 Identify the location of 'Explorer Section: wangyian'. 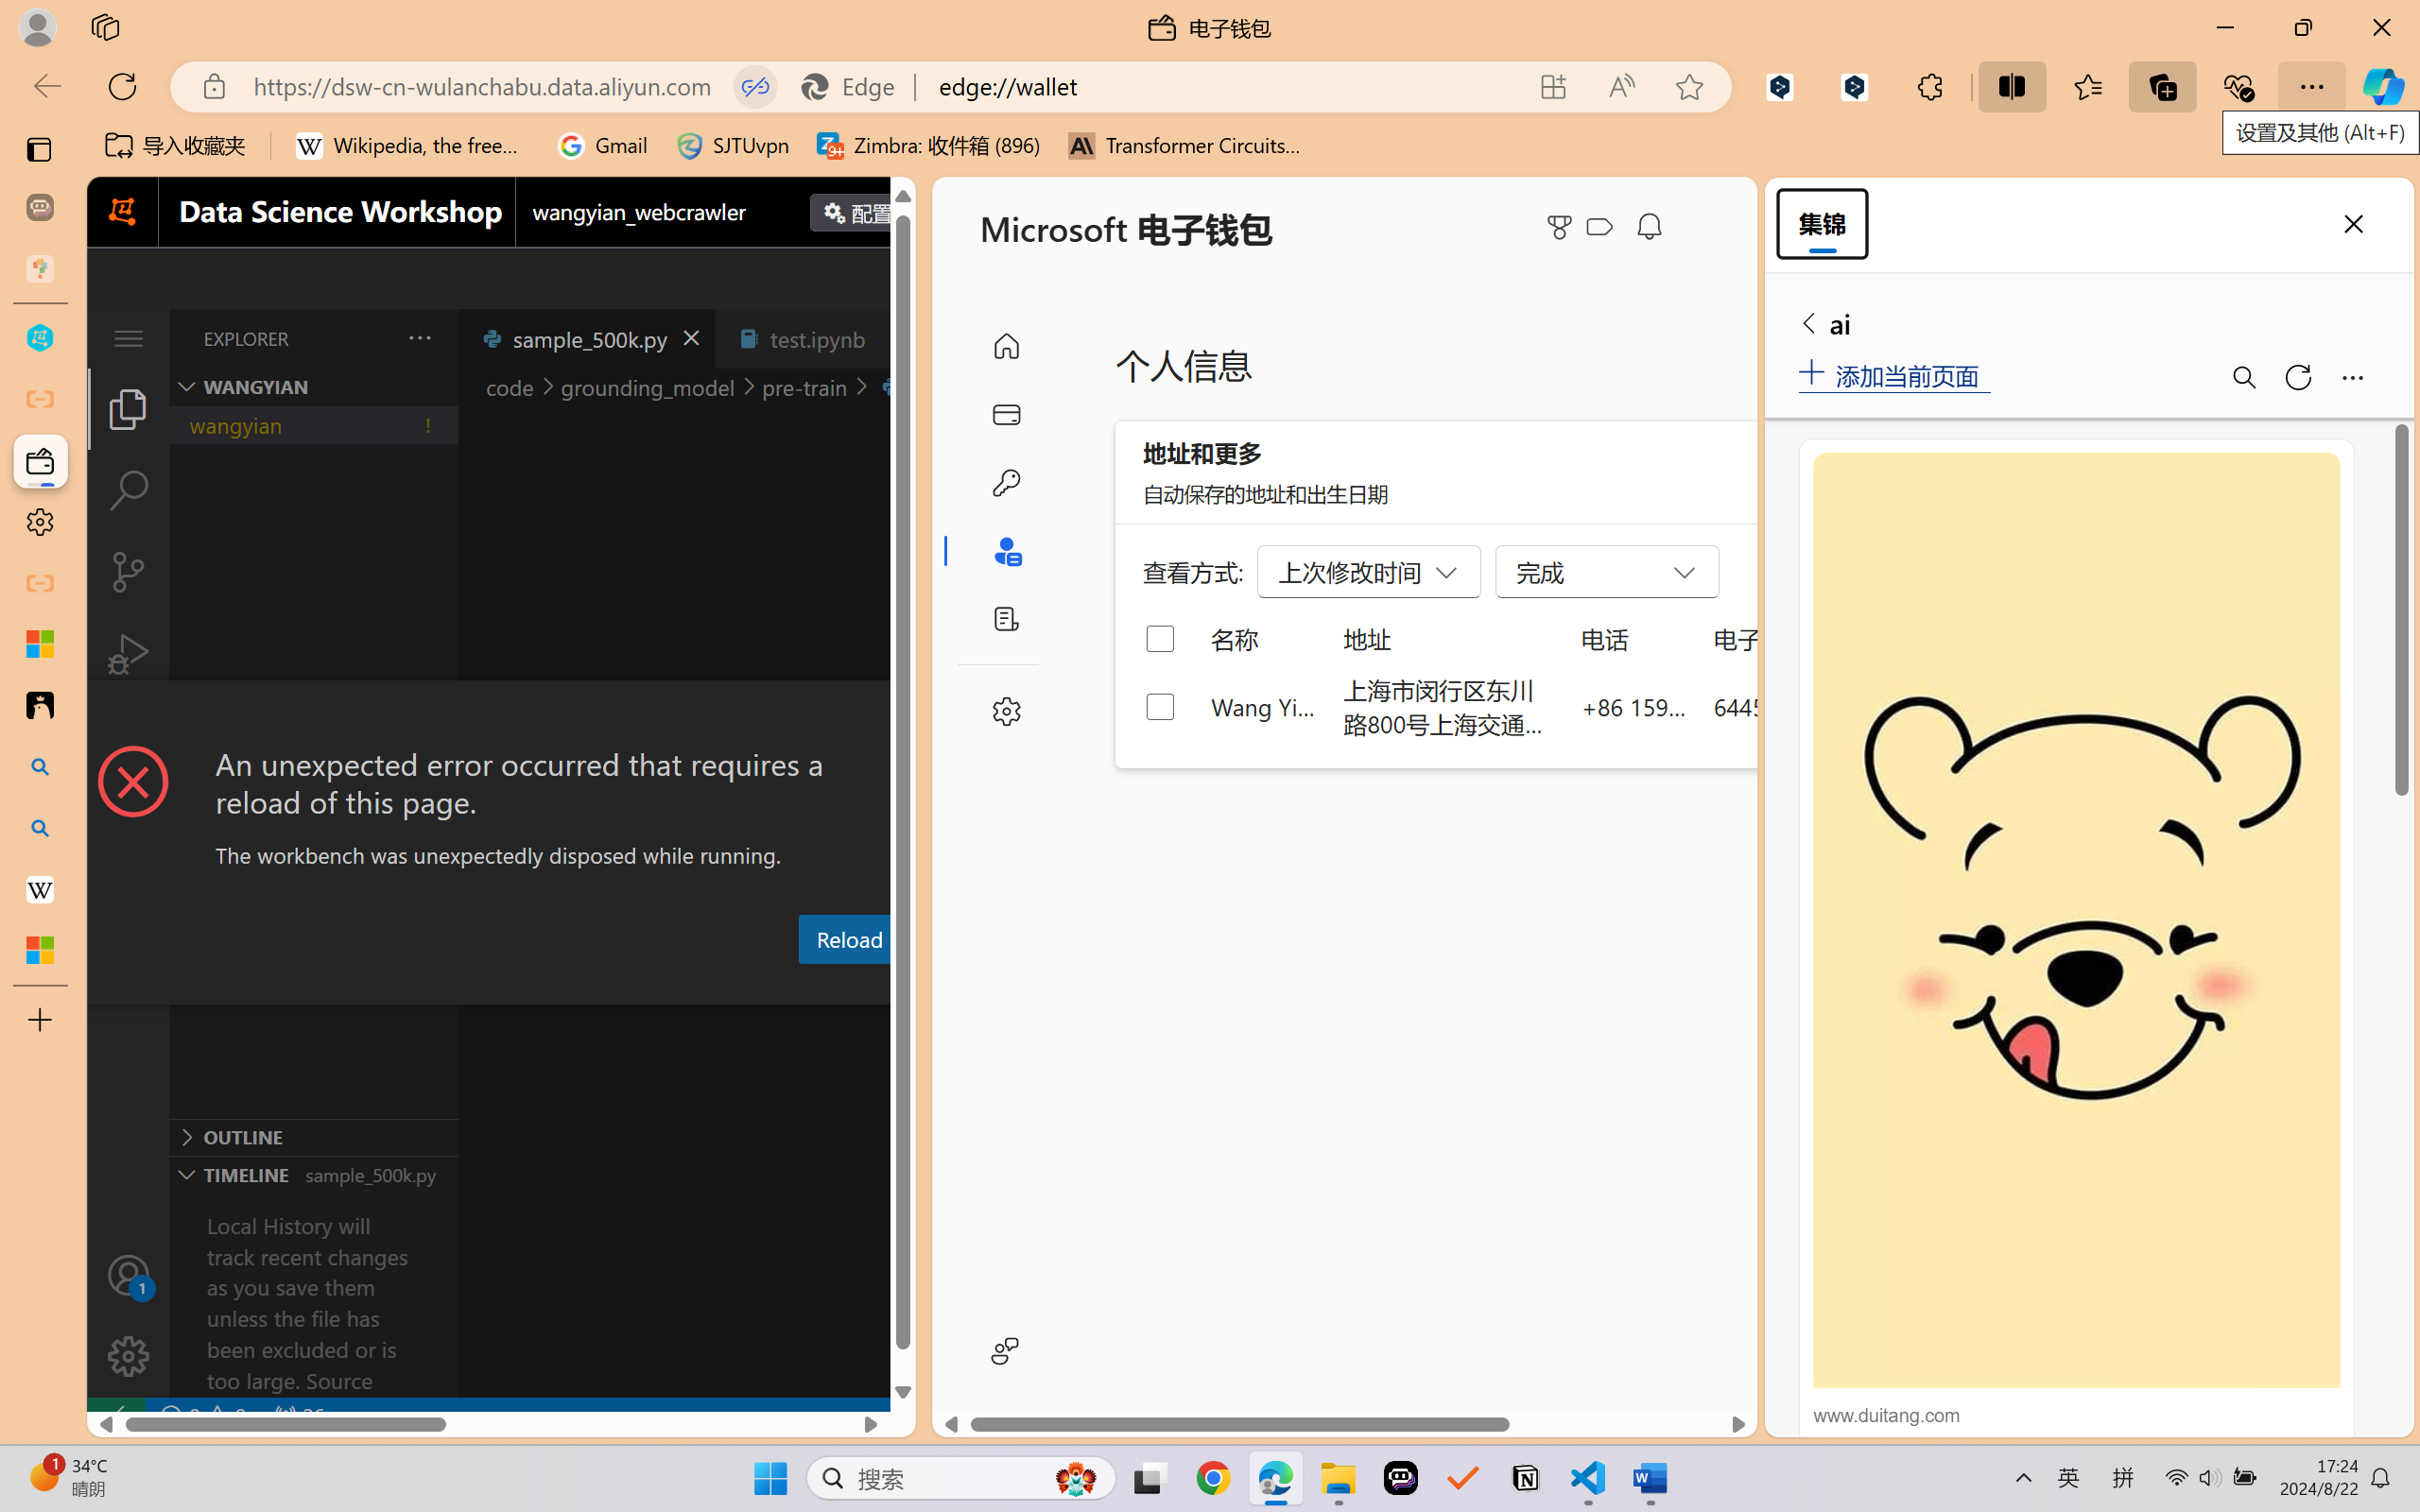
(313, 386).